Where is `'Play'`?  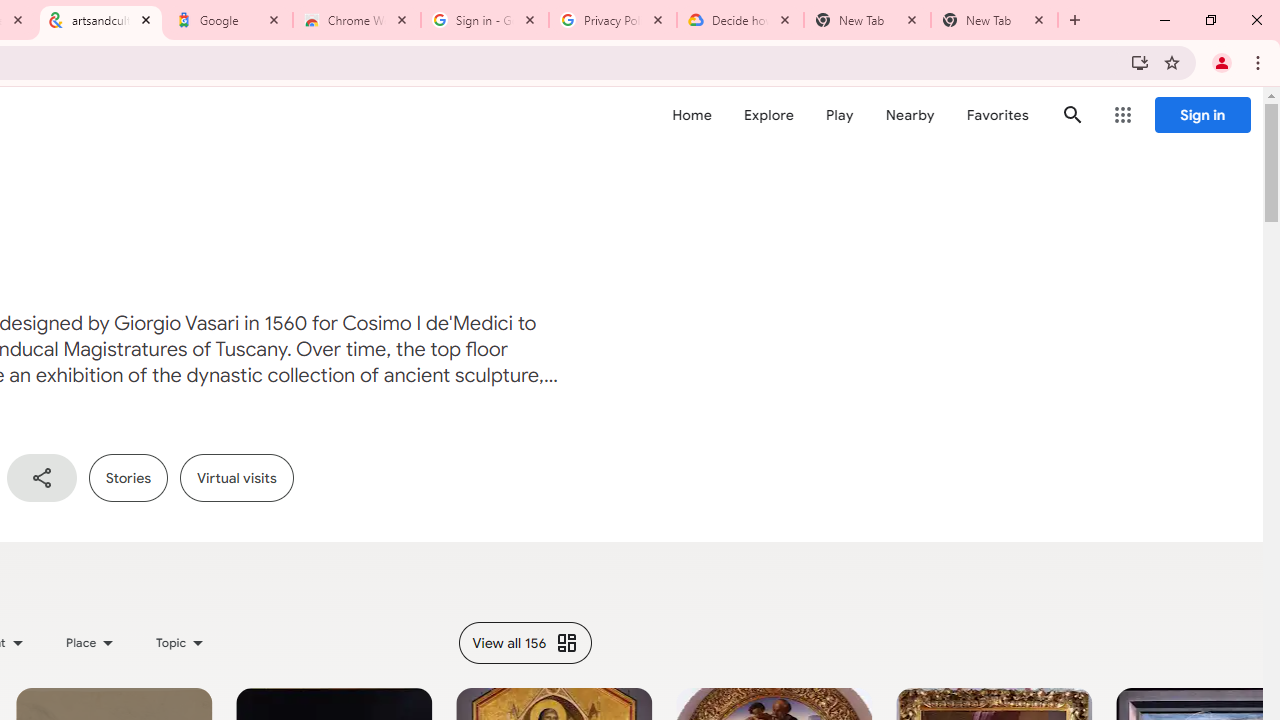 'Play' is located at coordinates (840, 115).